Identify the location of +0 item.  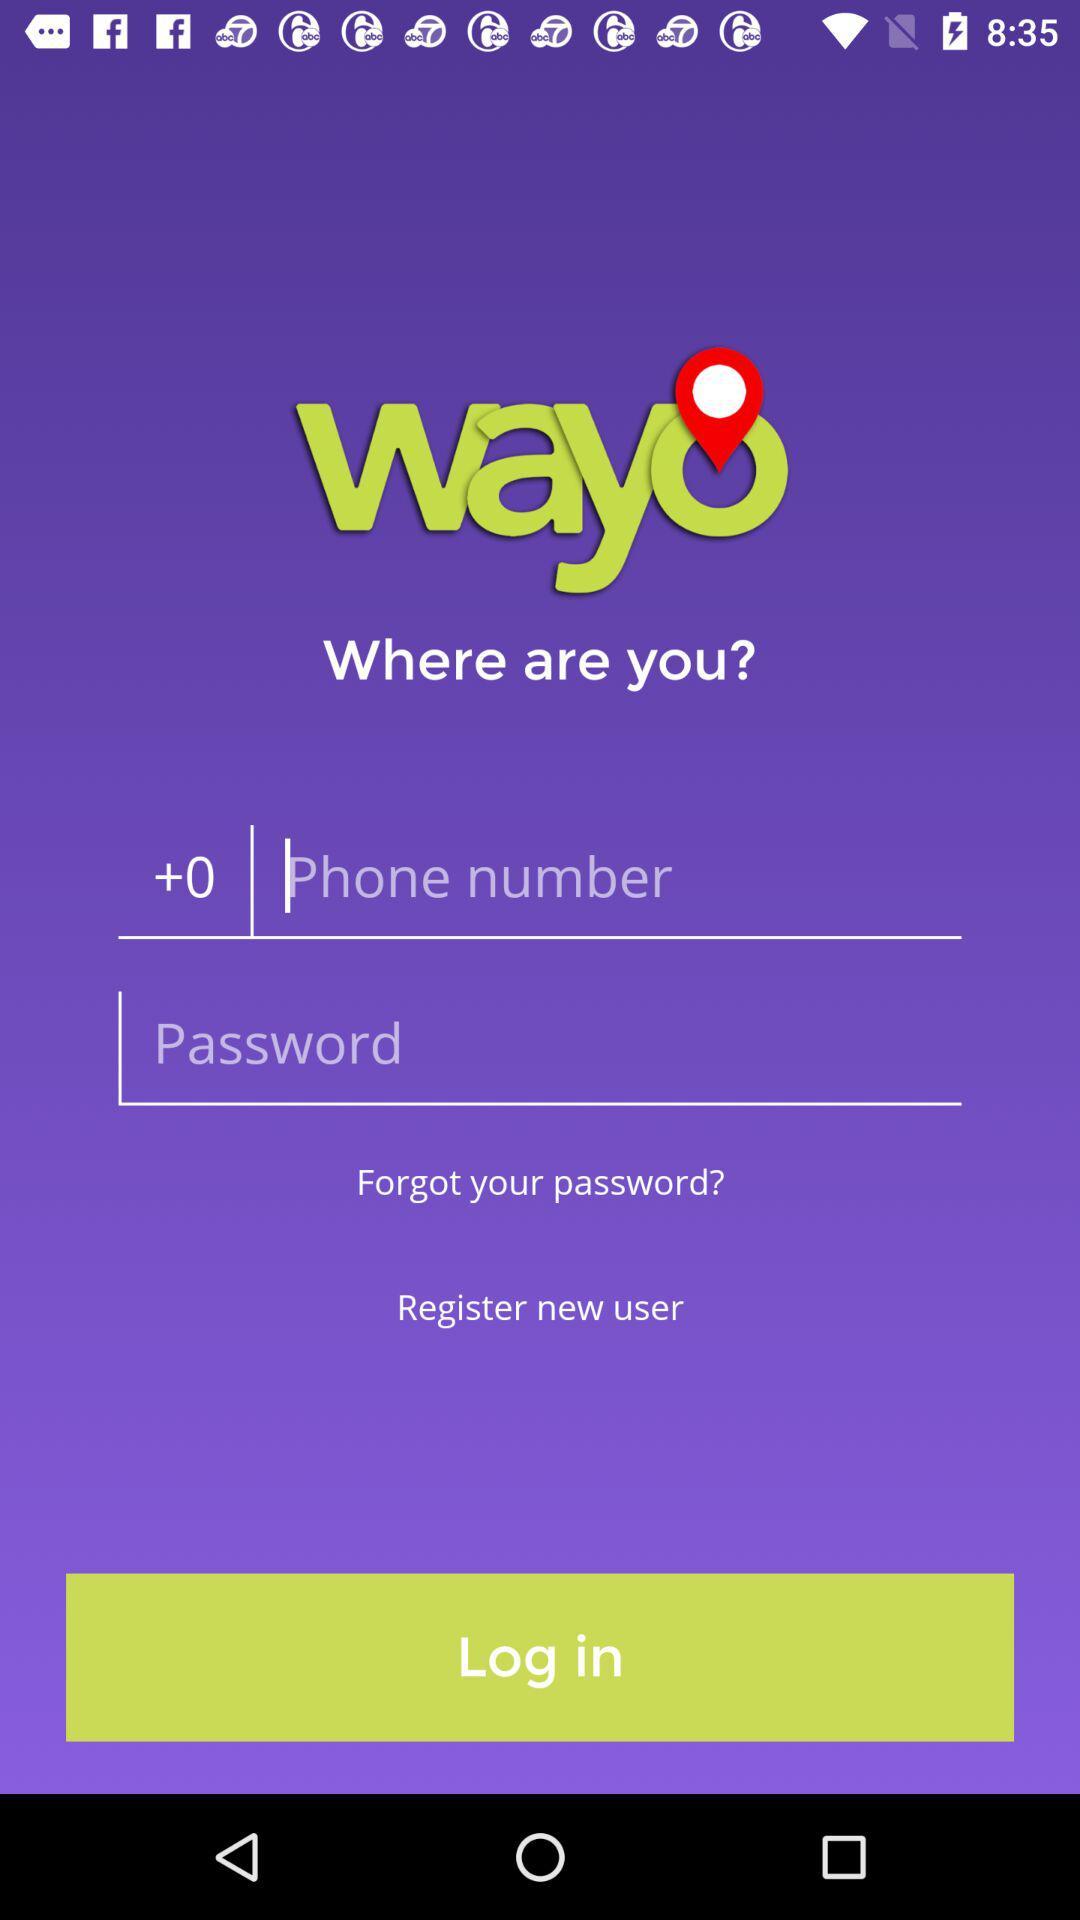
(184, 881).